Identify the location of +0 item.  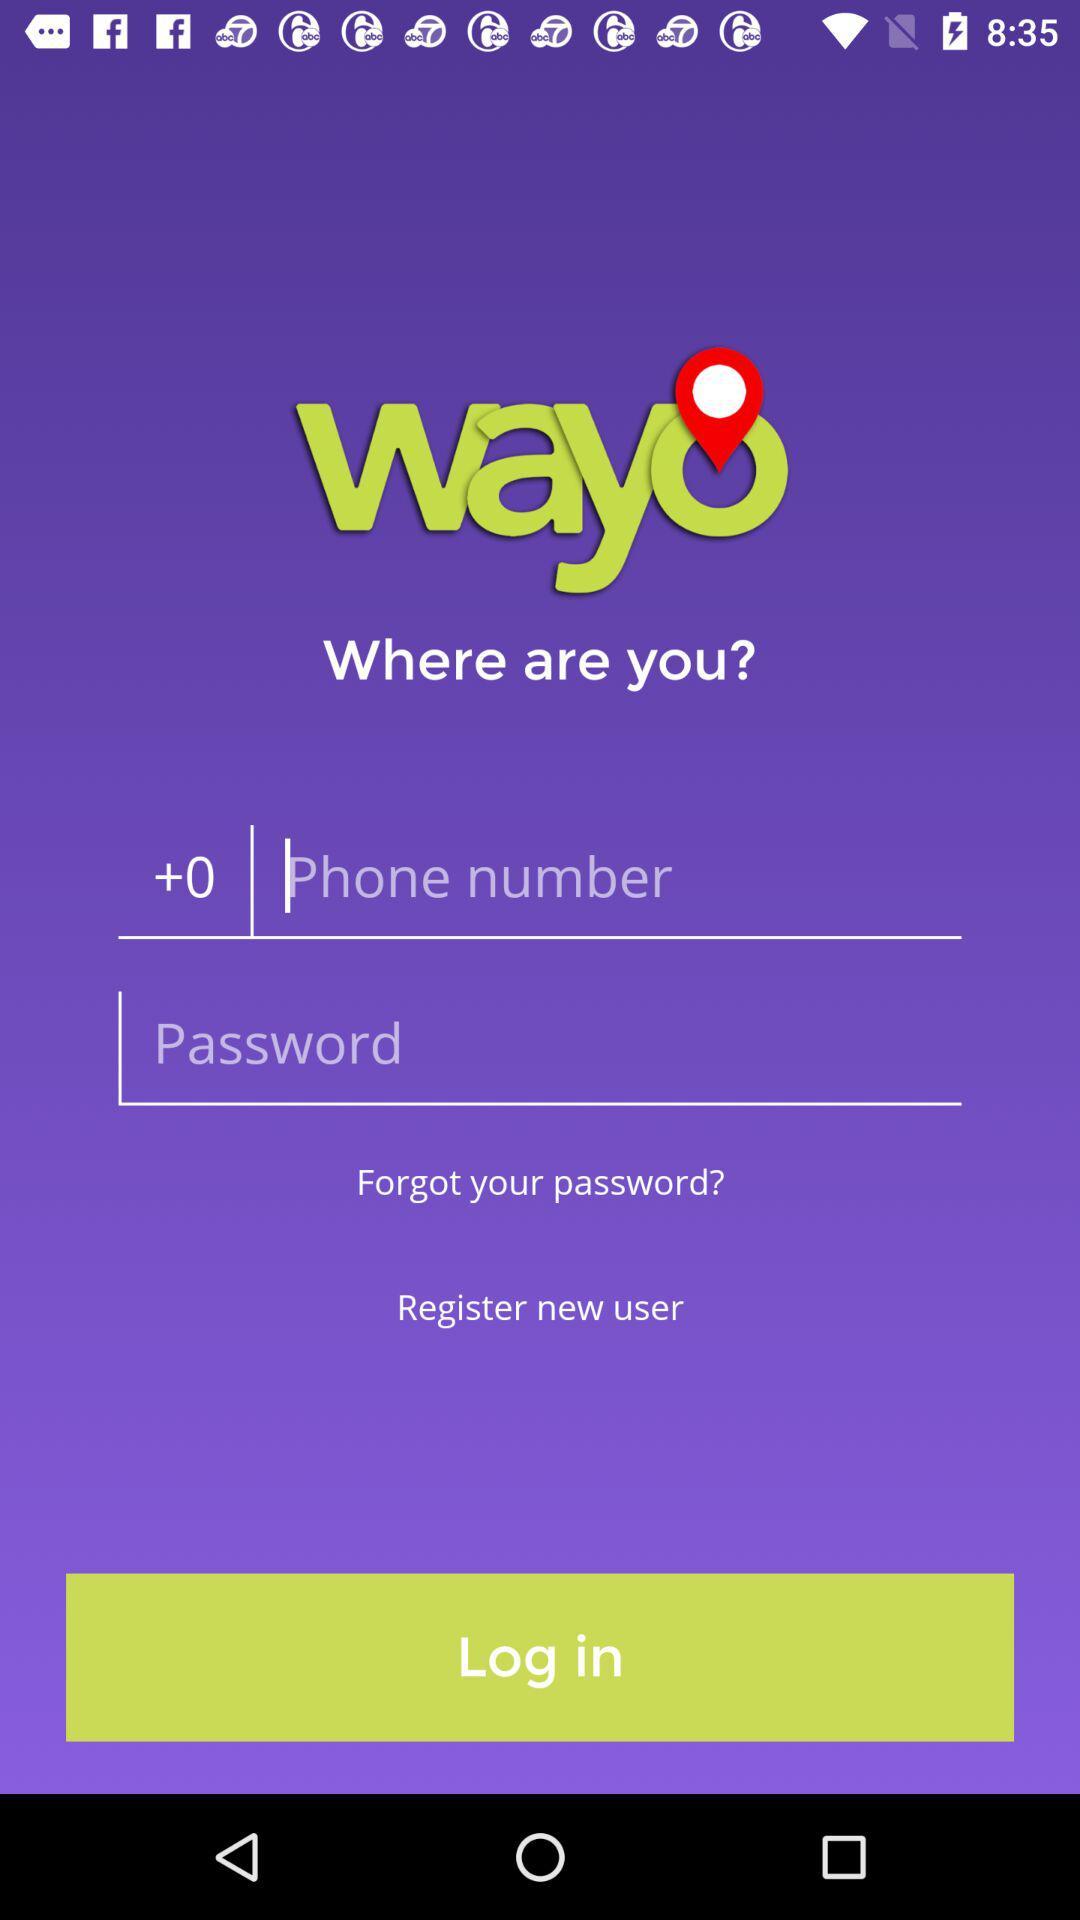
(184, 881).